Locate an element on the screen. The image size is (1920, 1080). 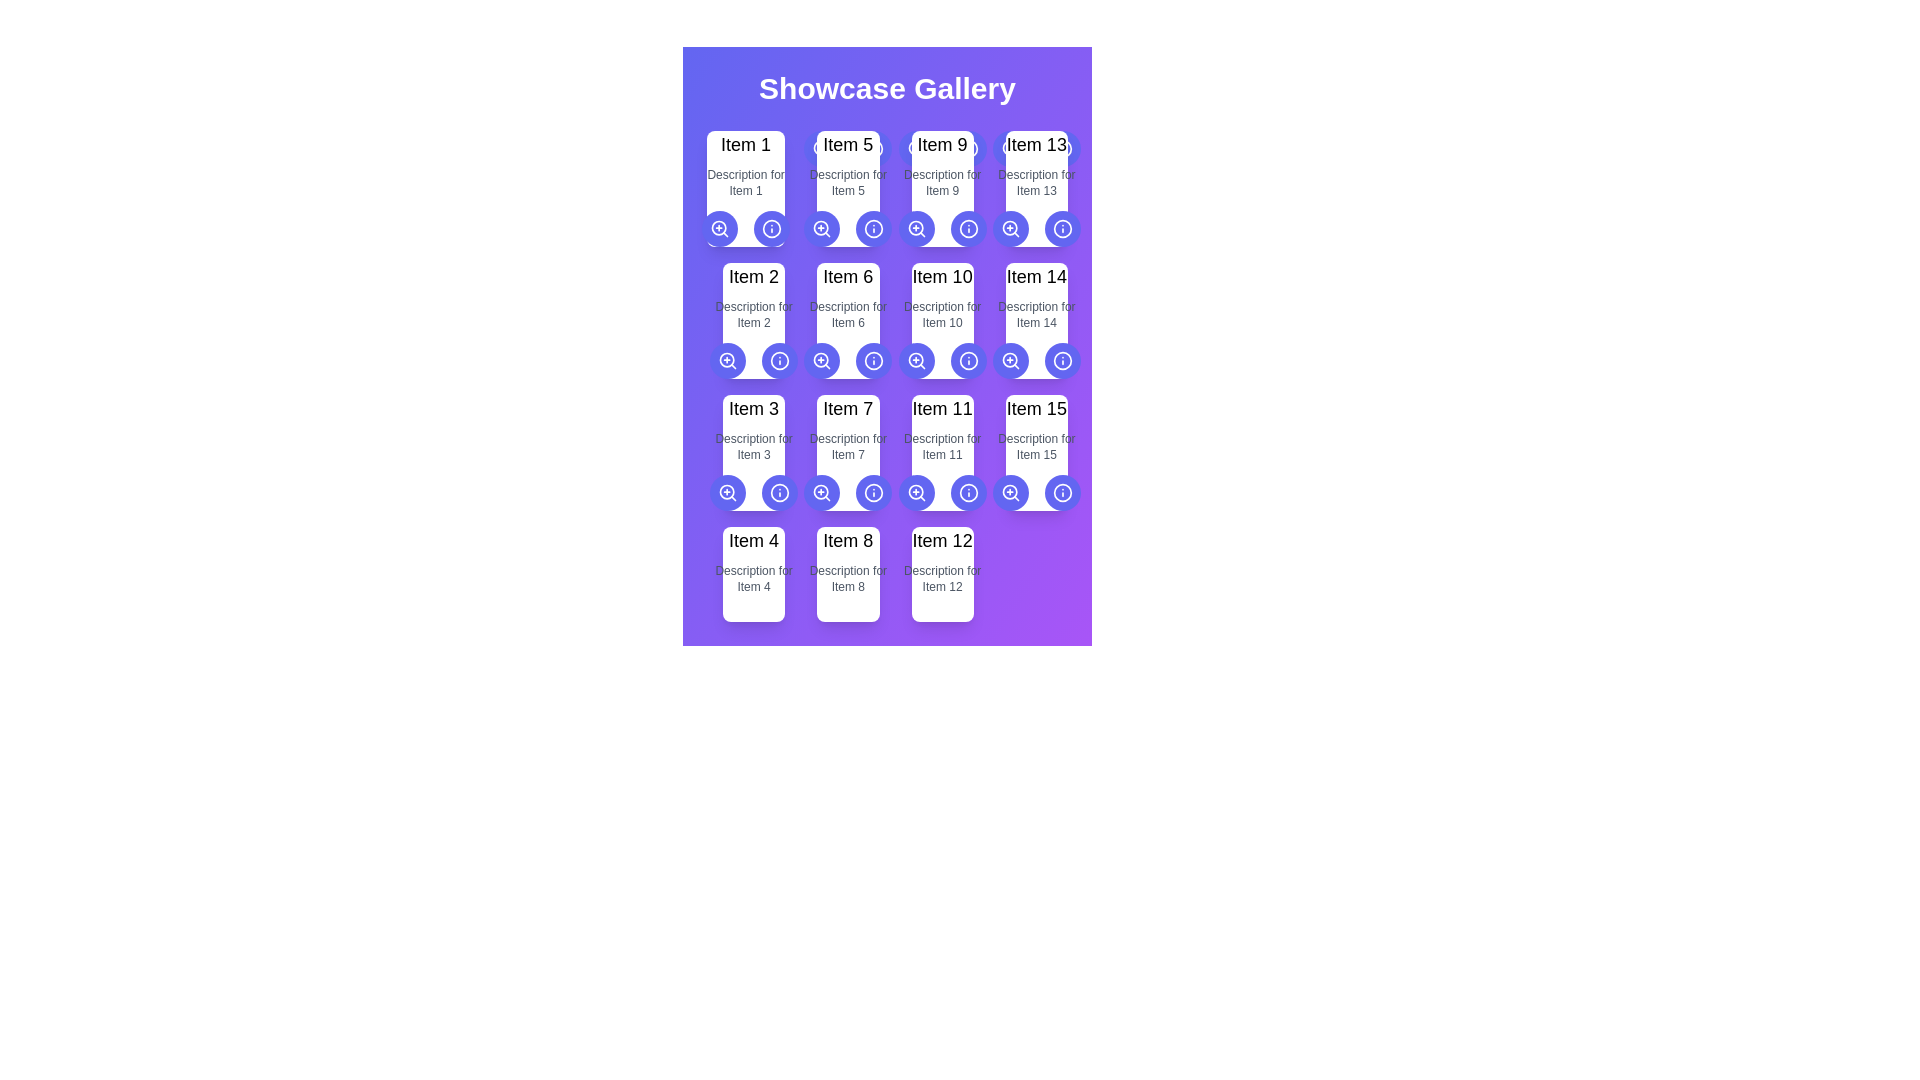
the button-group component containing the zoom-in and info buttons, which are styled with a purple background and white icons, located beneath 'Item 6' and its description is located at coordinates (848, 361).